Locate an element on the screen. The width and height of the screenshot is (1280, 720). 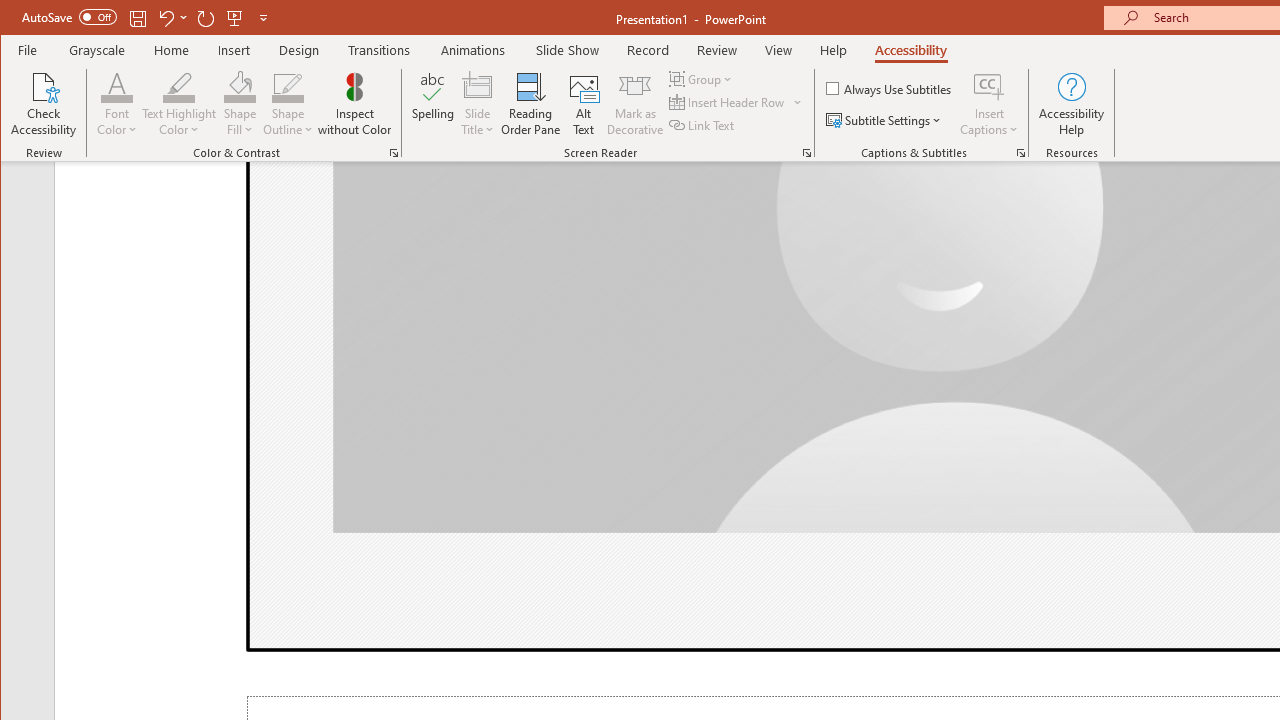
'Link Text' is located at coordinates (703, 125).